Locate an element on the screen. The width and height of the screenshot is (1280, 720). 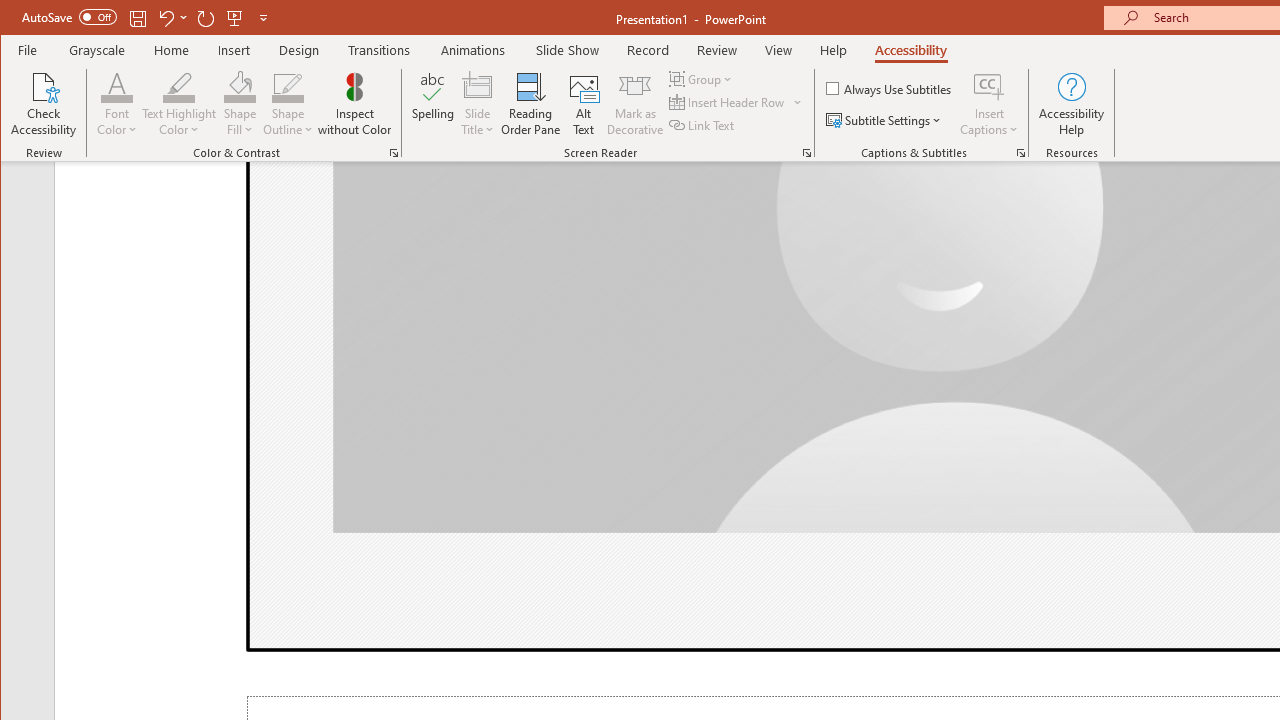
'Link Text' is located at coordinates (703, 125).